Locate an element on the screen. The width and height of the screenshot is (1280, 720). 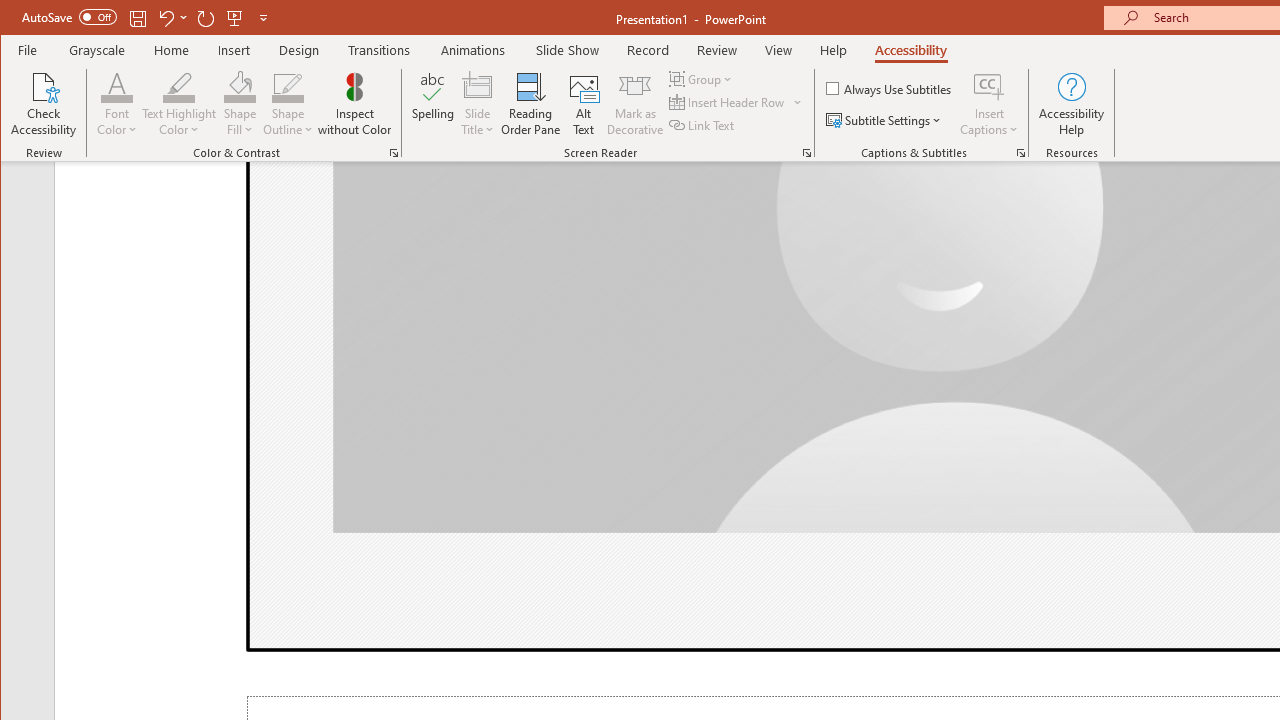
'Link Text' is located at coordinates (703, 125).